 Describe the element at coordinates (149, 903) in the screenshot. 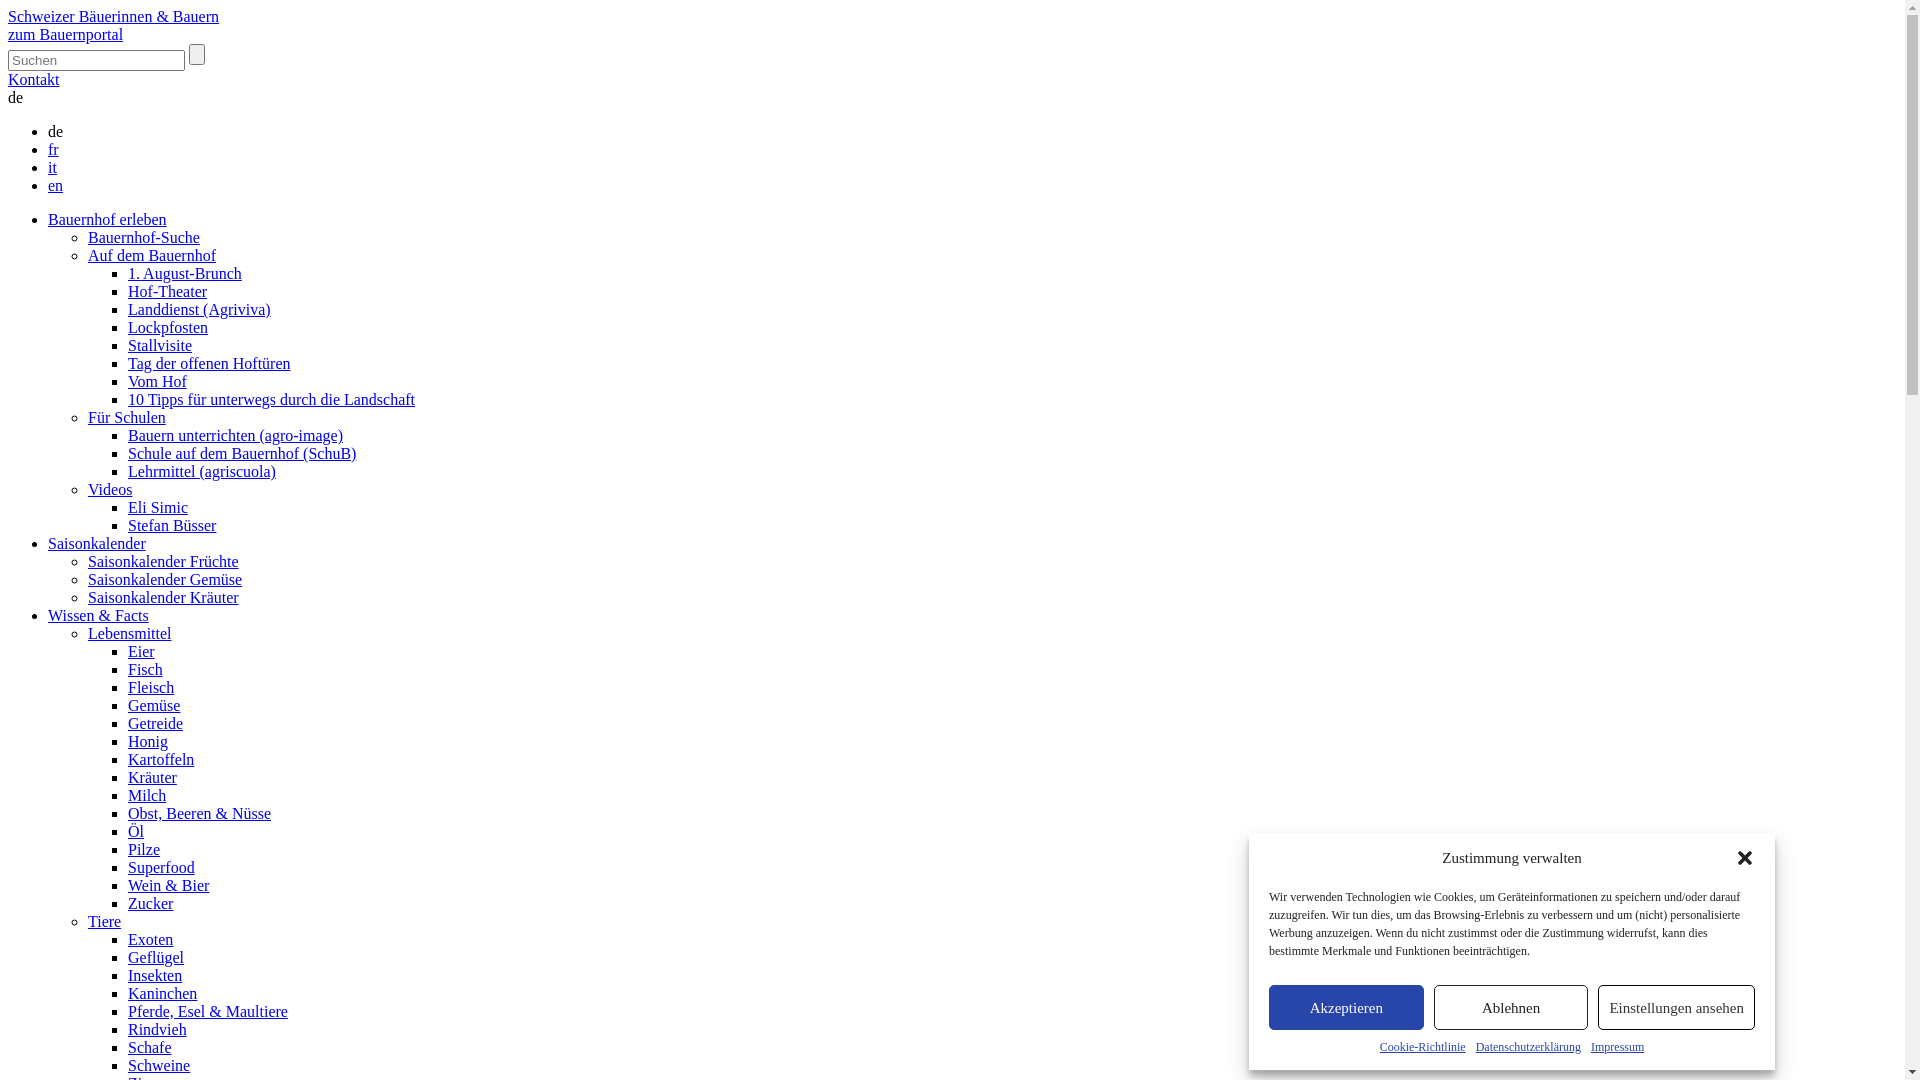

I see `'Zucker'` at that location.